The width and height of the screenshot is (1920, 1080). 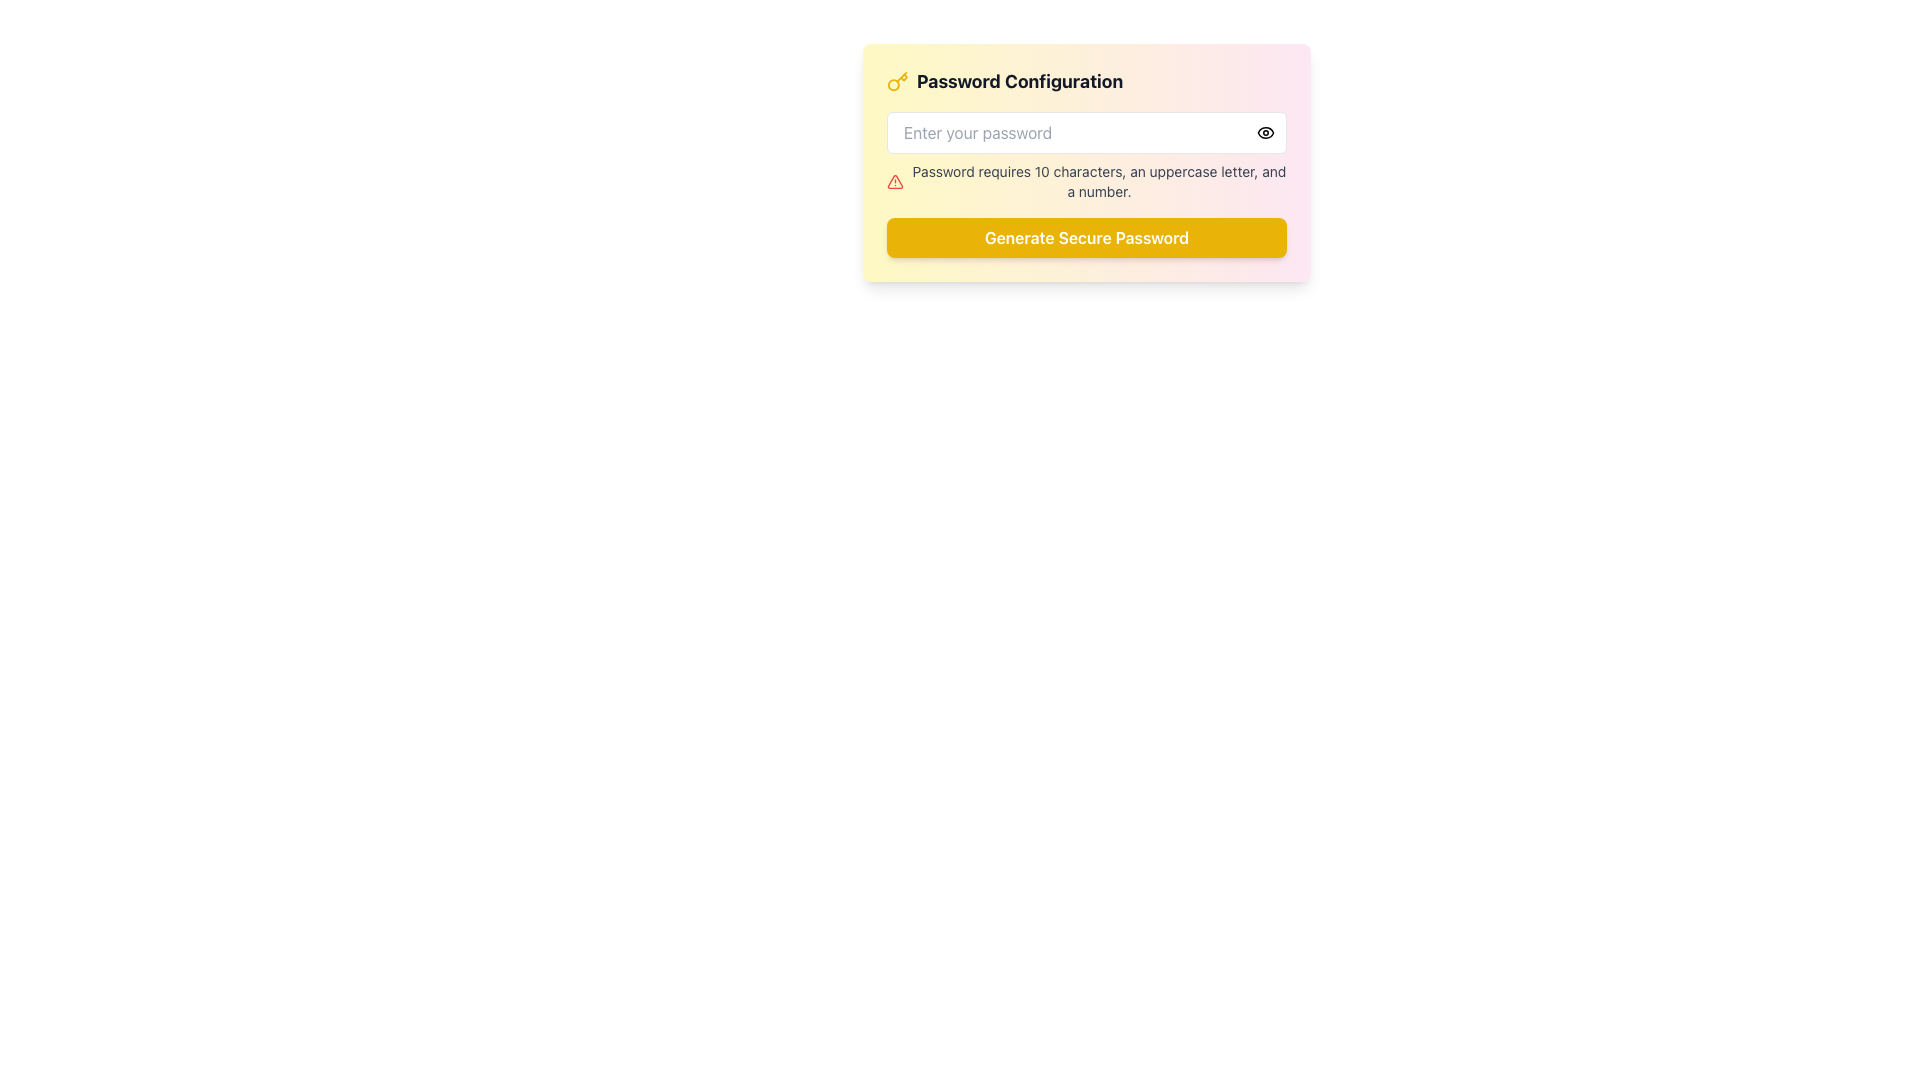 I want to click on the text label that states 'Password requires 10 characters, an uppercase letter, and a number.' which is styled in small gray font and positioned below a triangular alert icon, so click(x=1098, y=181).